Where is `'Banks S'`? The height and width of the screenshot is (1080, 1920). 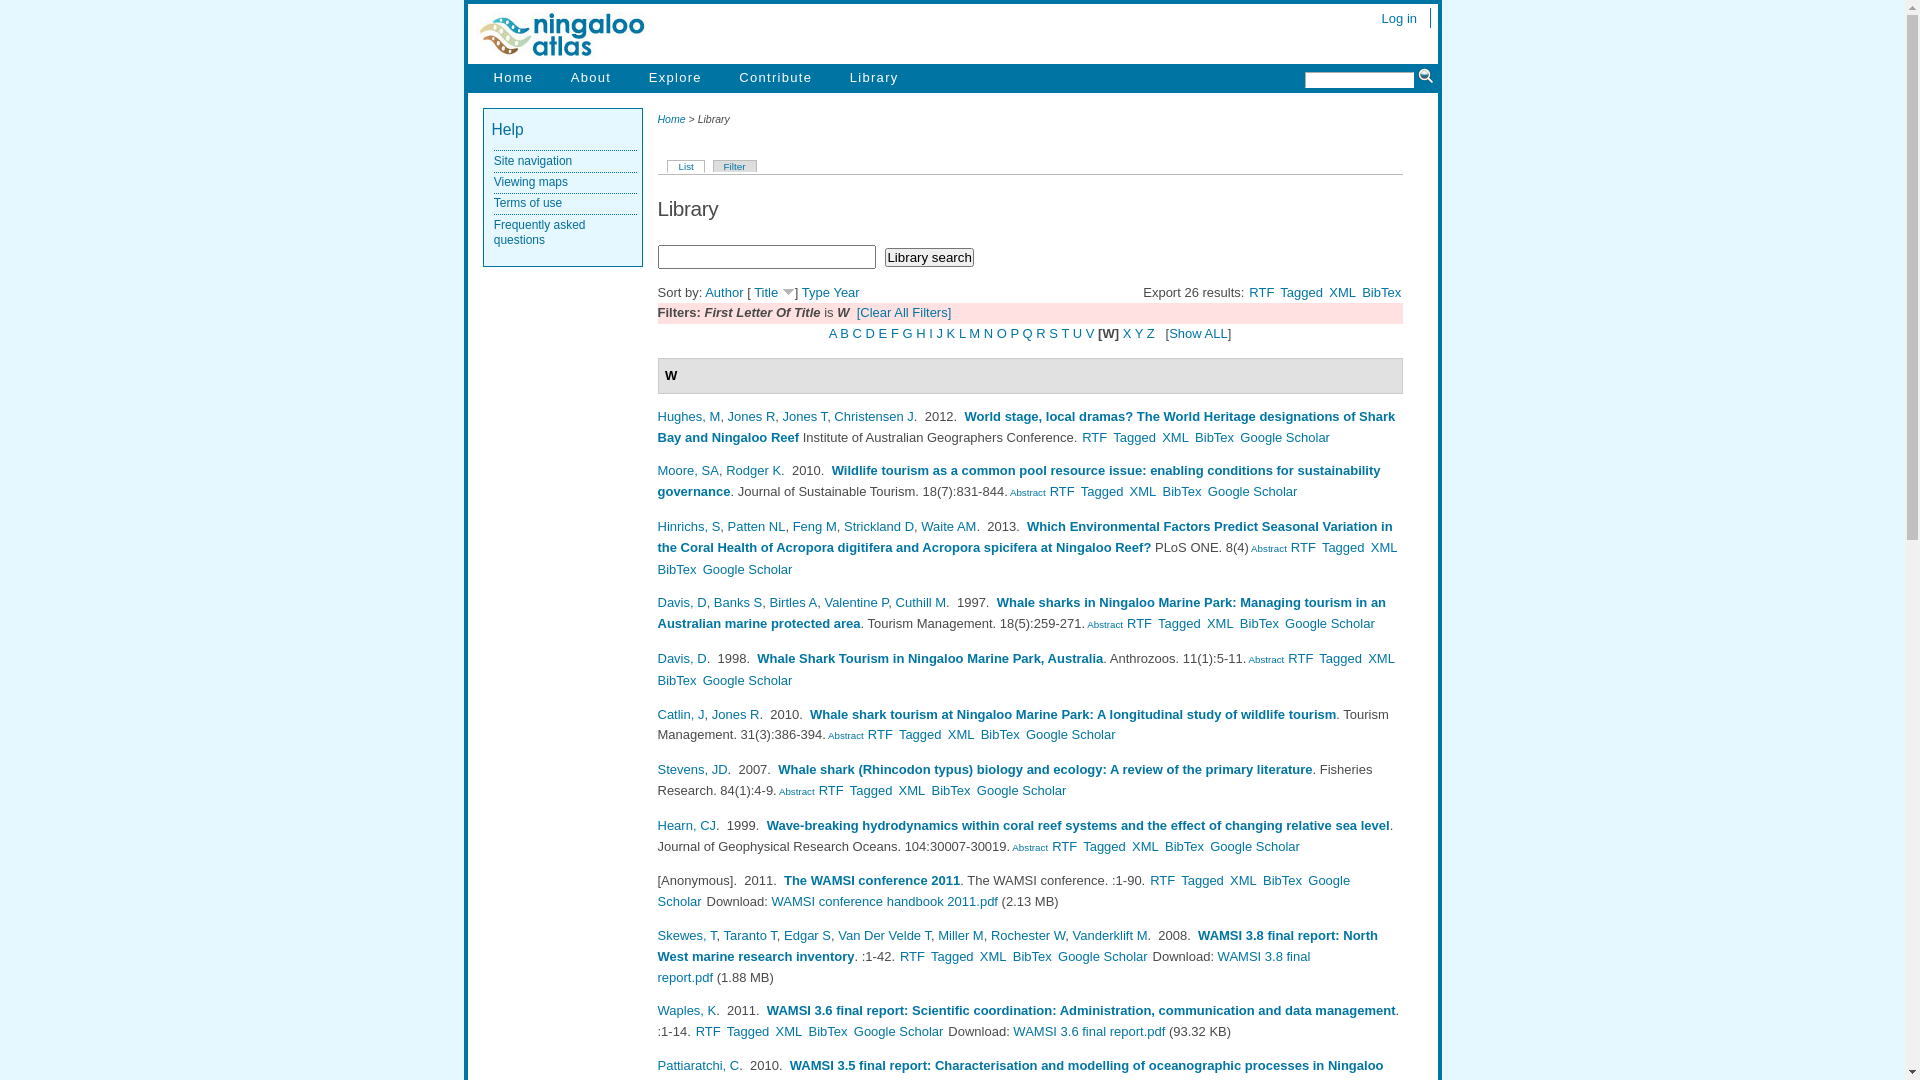 'Banks S' is located at coordinates (737, 601).